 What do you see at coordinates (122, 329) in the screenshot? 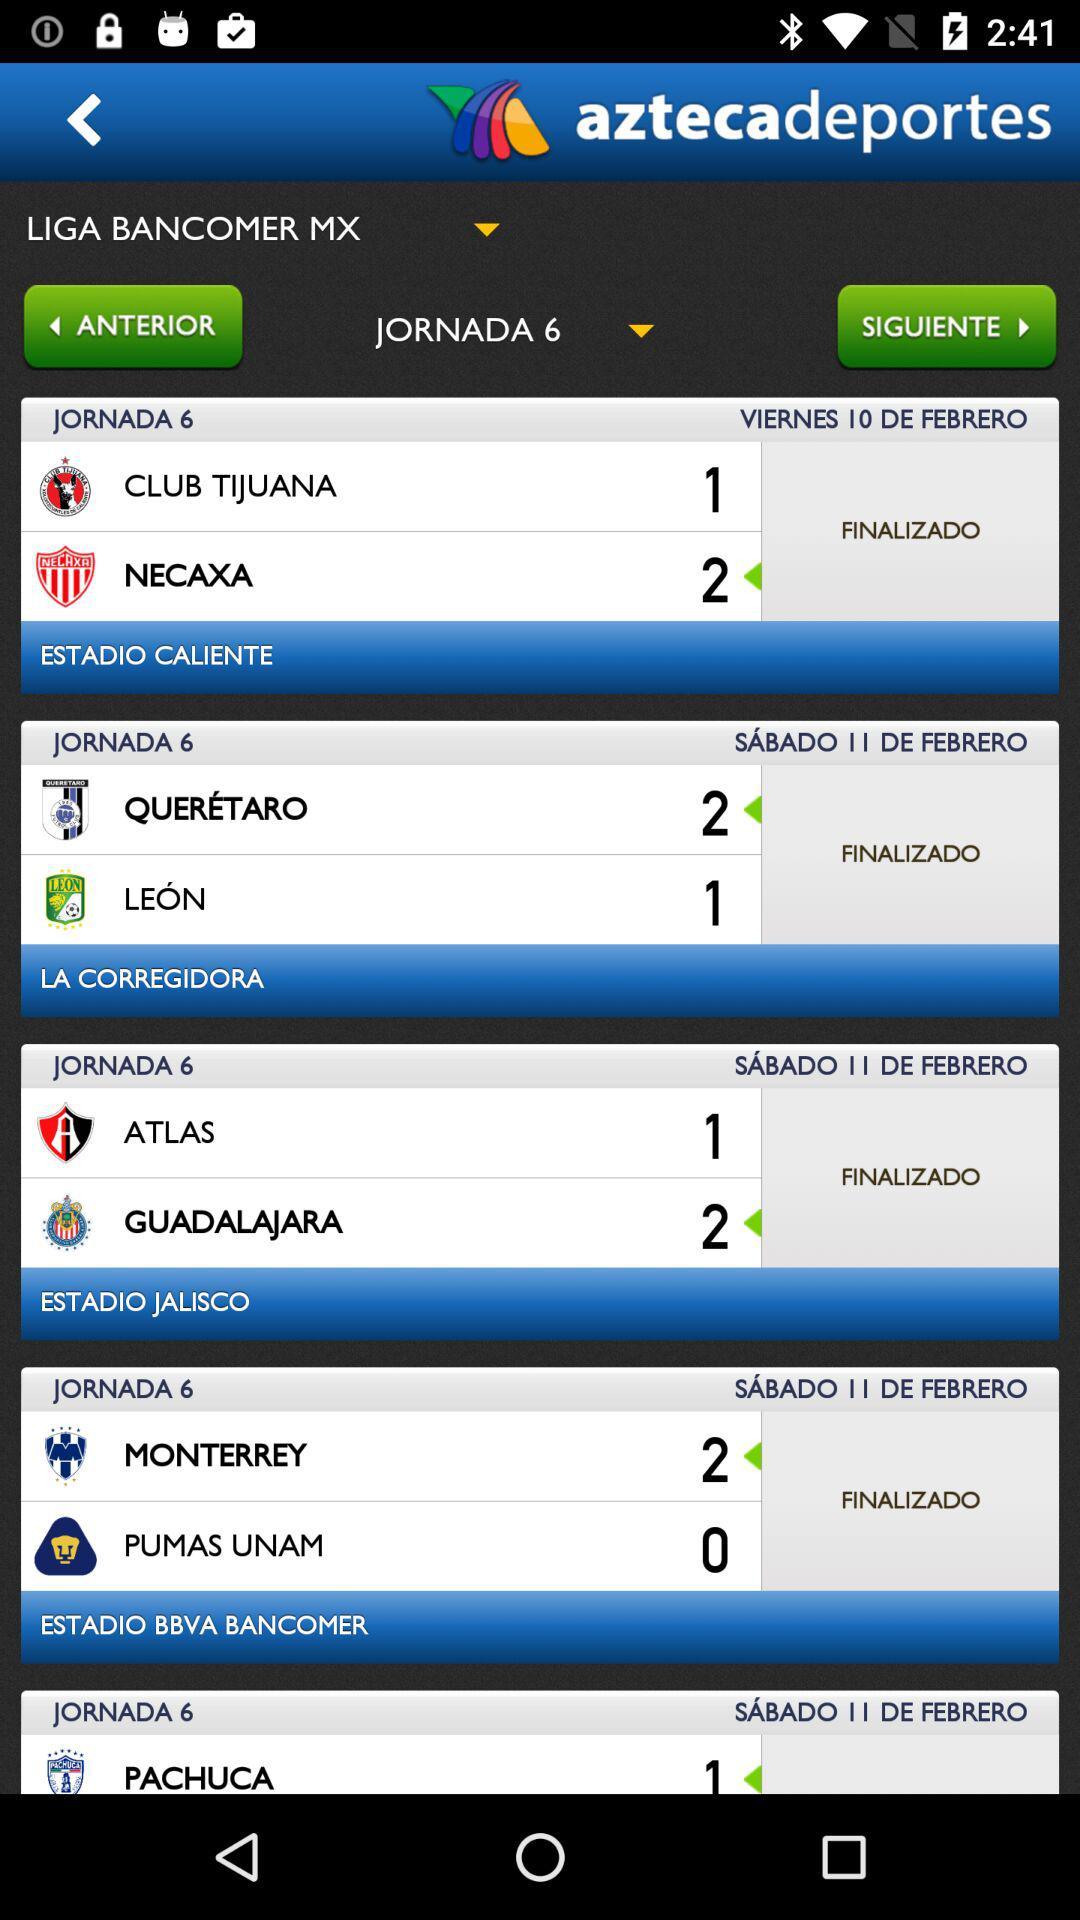
I see `go back` at bounding box center [122, 329].